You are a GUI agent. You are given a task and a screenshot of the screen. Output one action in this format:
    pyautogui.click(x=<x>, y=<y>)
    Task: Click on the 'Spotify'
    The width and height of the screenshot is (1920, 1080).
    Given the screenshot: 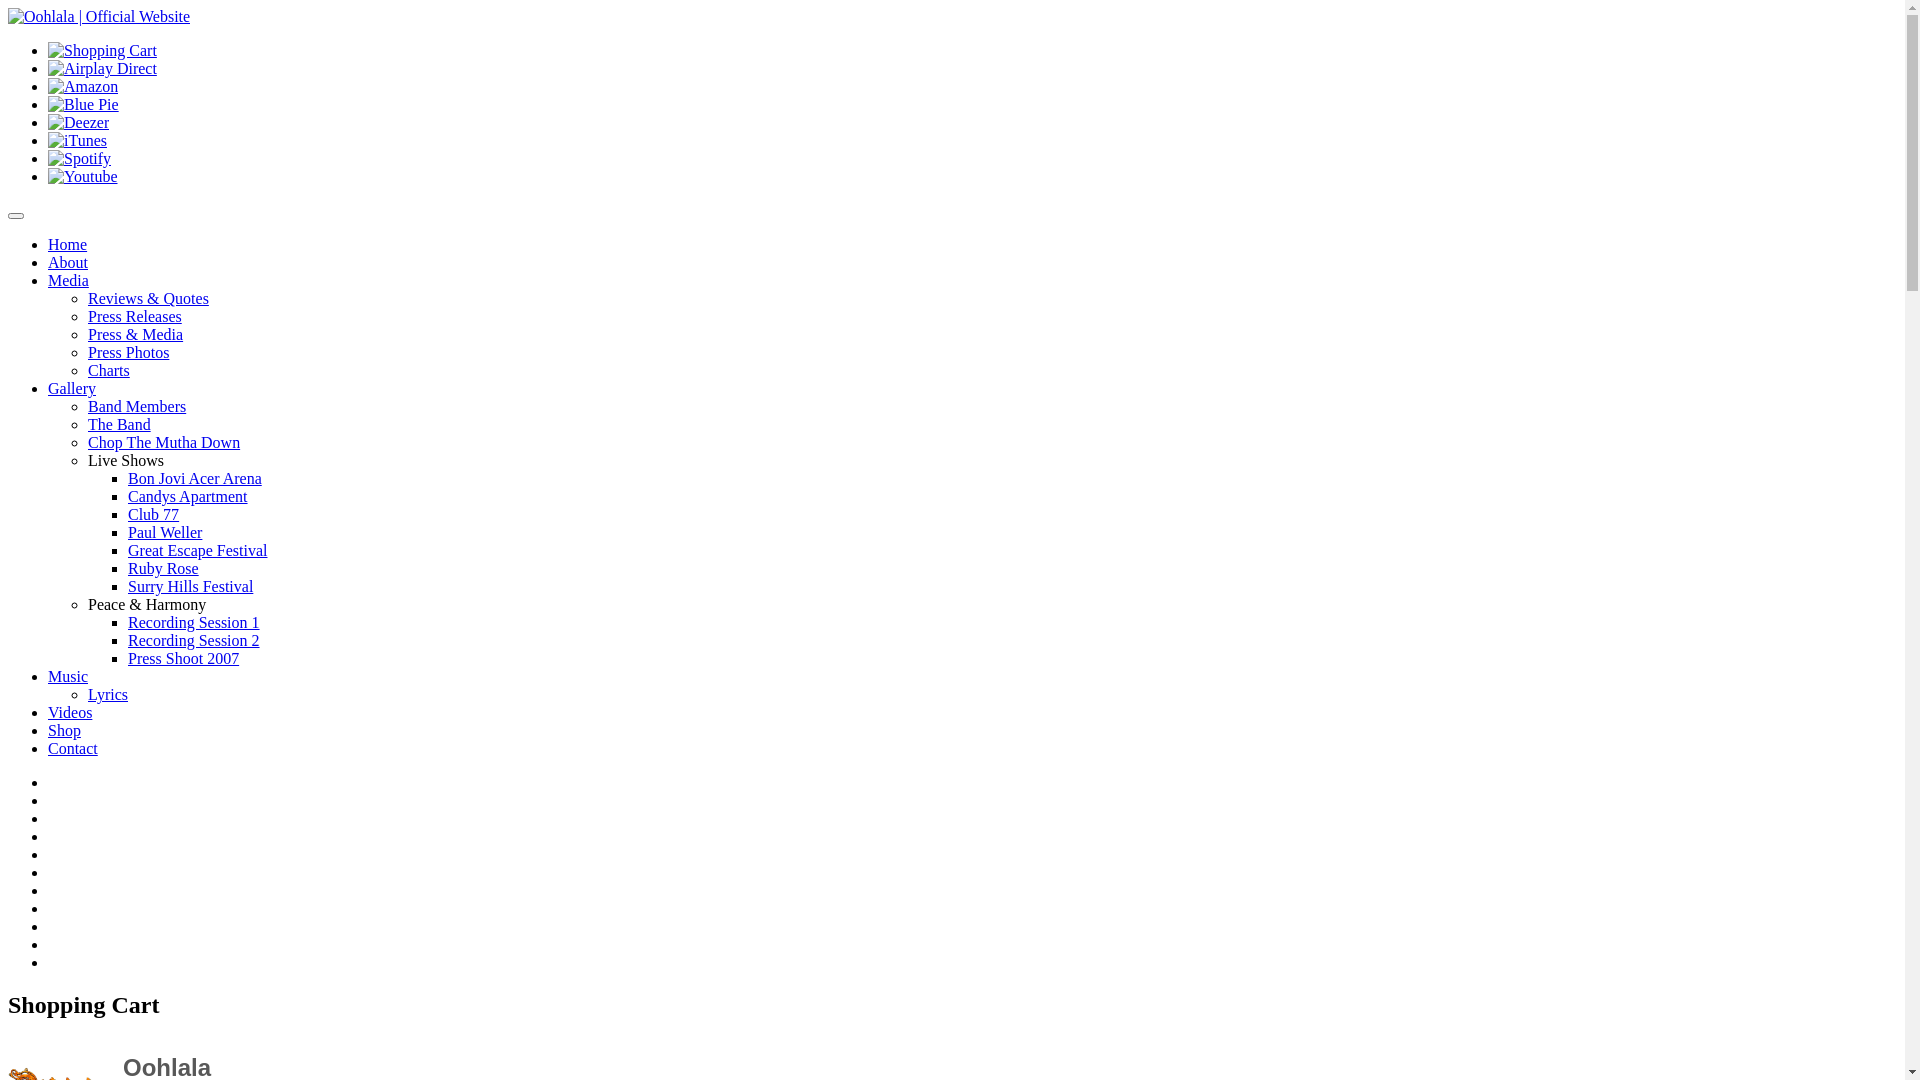 What is the action you would take?
    pyautogui.click(x=79, y=157)
    